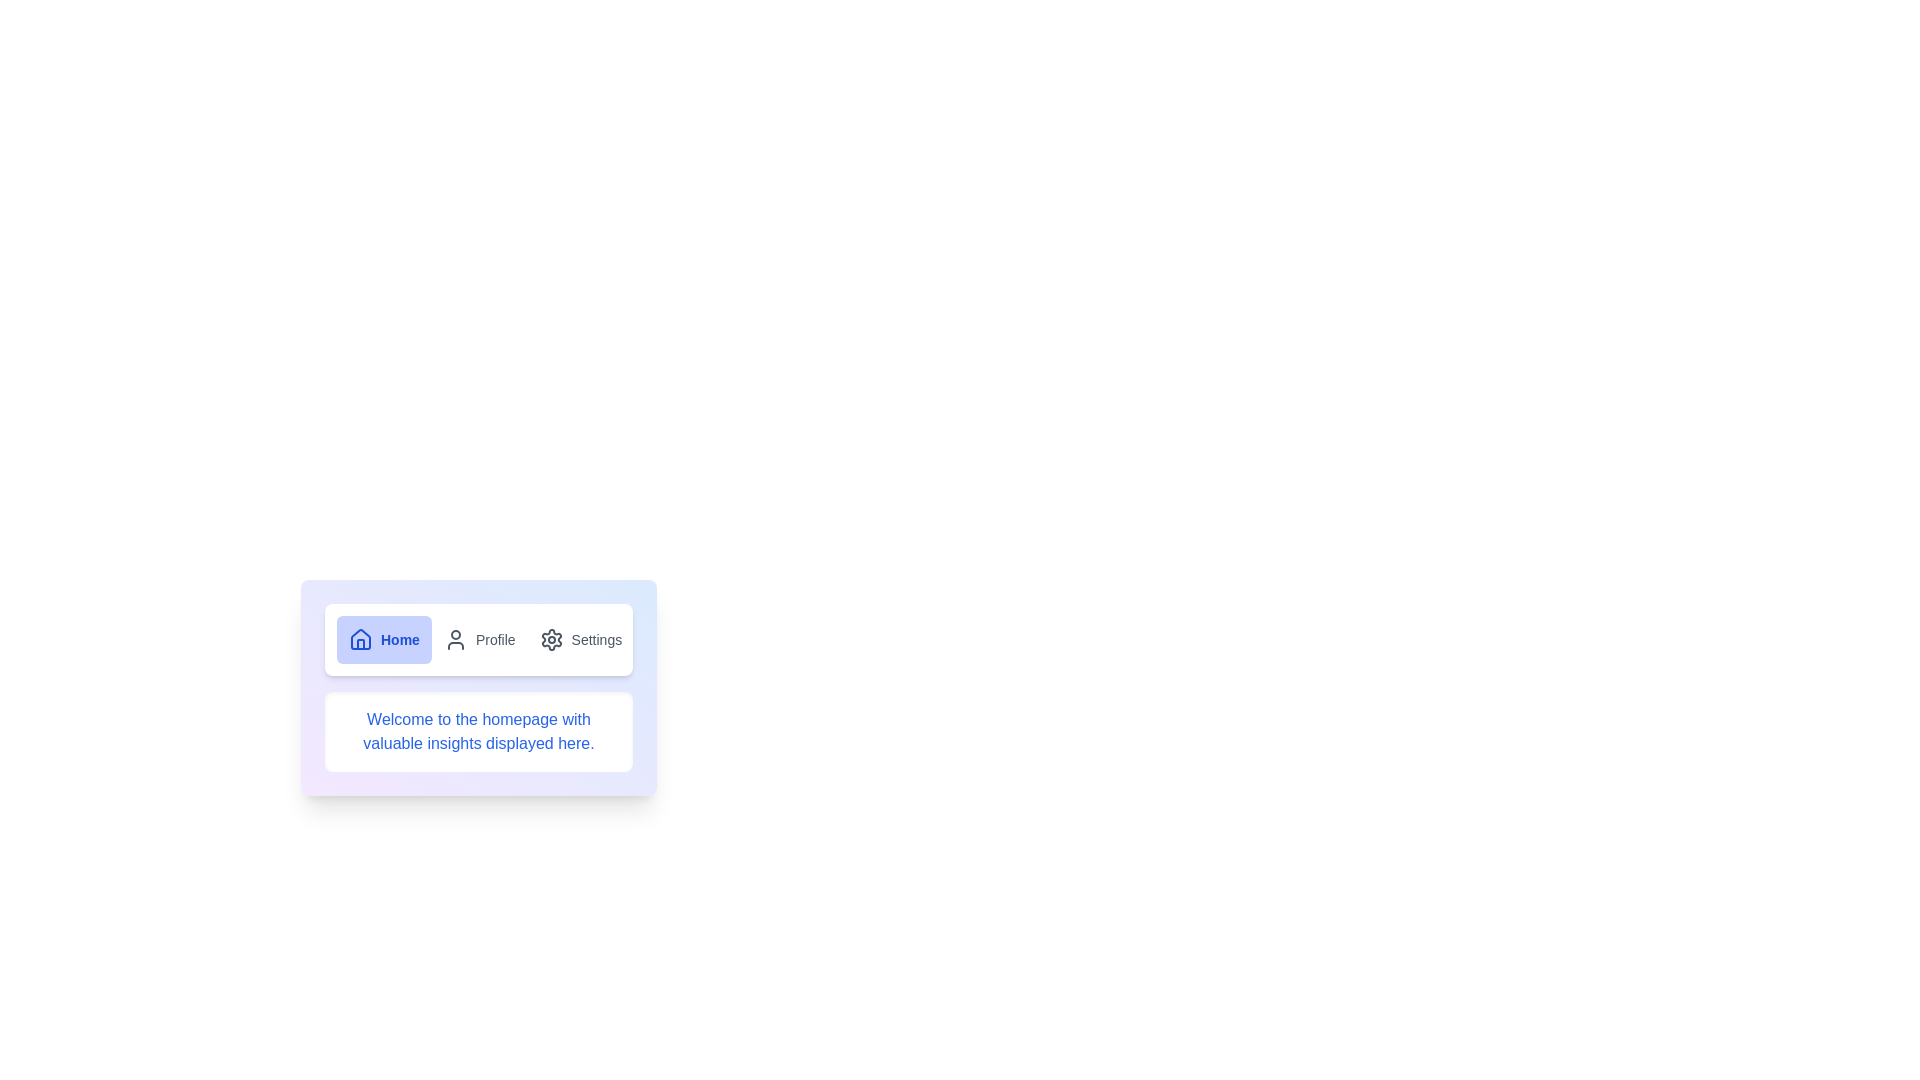 Image resolution: width=1920 pixels, height=1080 pixels. What do you see at coordinates (551, 640) in the screenshot?
I see `the icon of the Settings tab` at bounding box center [551, 640].